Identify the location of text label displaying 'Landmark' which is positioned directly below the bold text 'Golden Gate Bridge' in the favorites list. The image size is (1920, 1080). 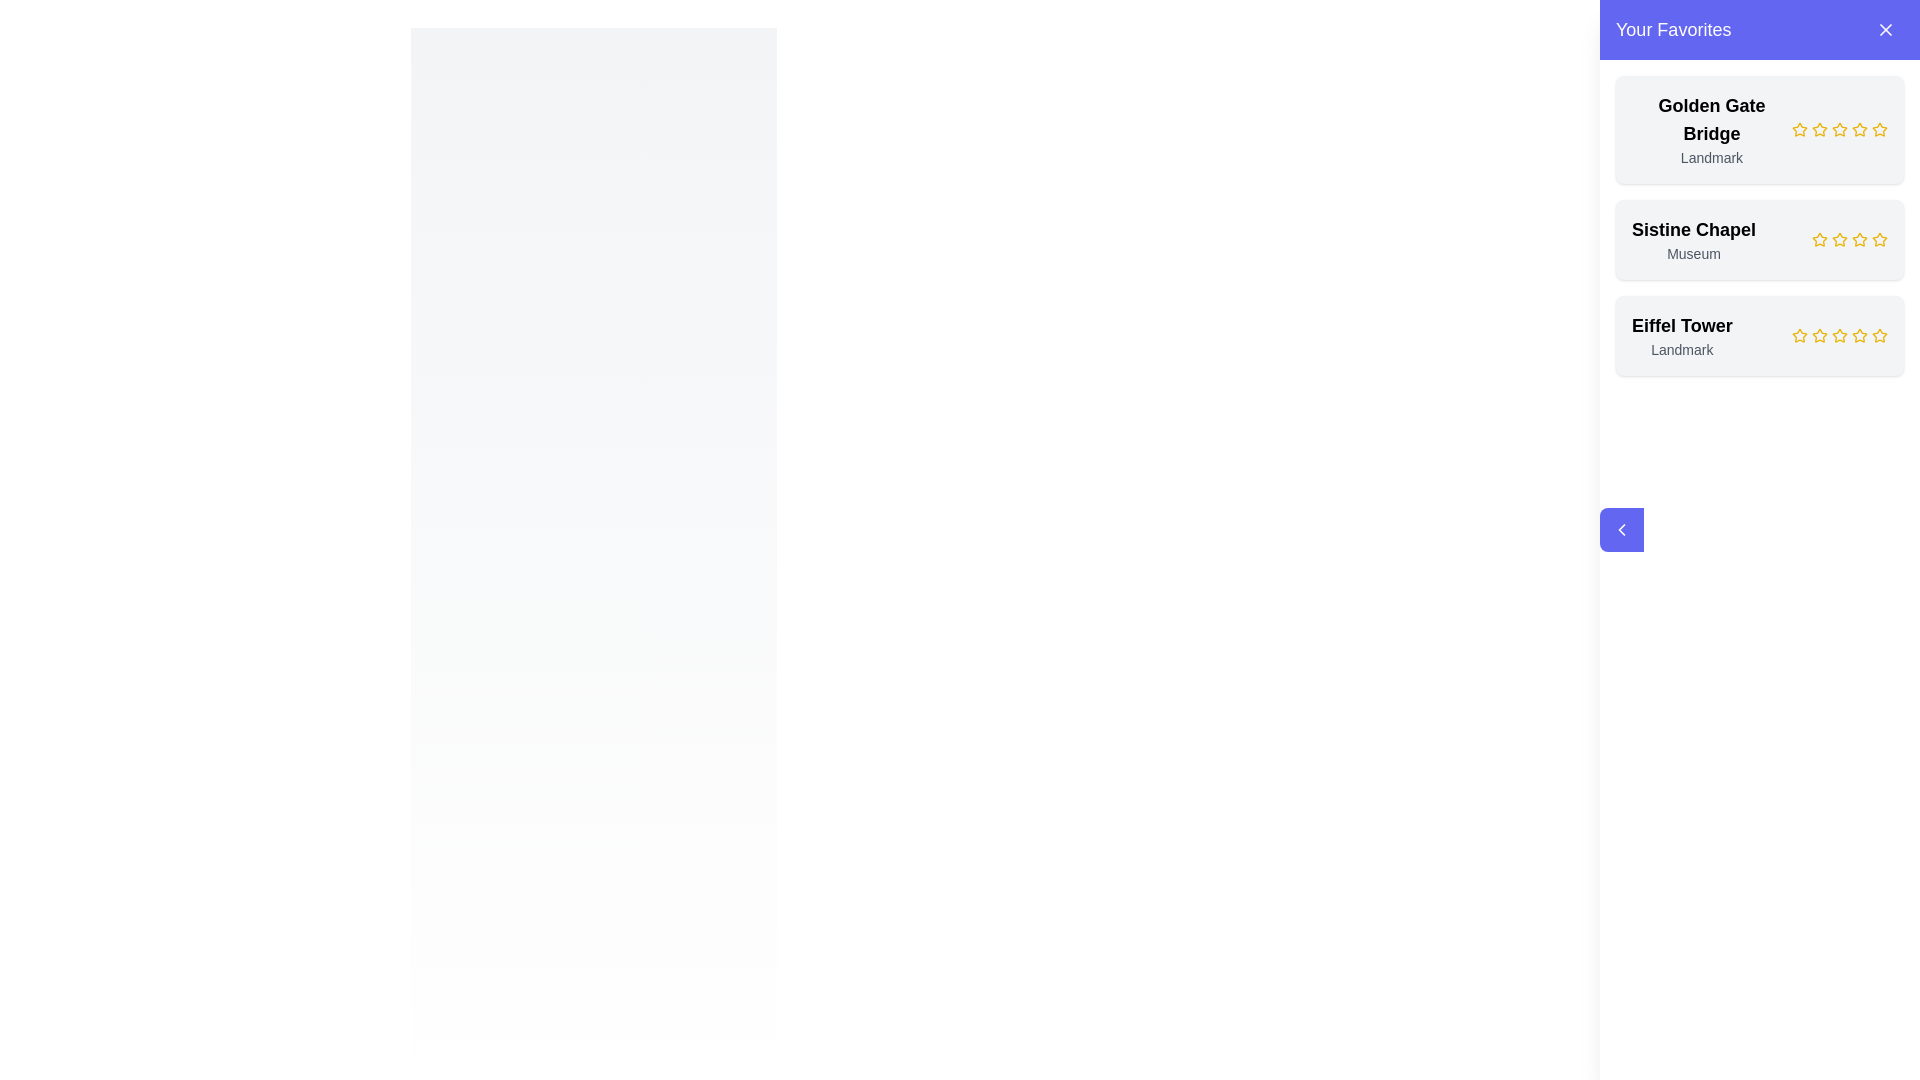
(1711, 157).